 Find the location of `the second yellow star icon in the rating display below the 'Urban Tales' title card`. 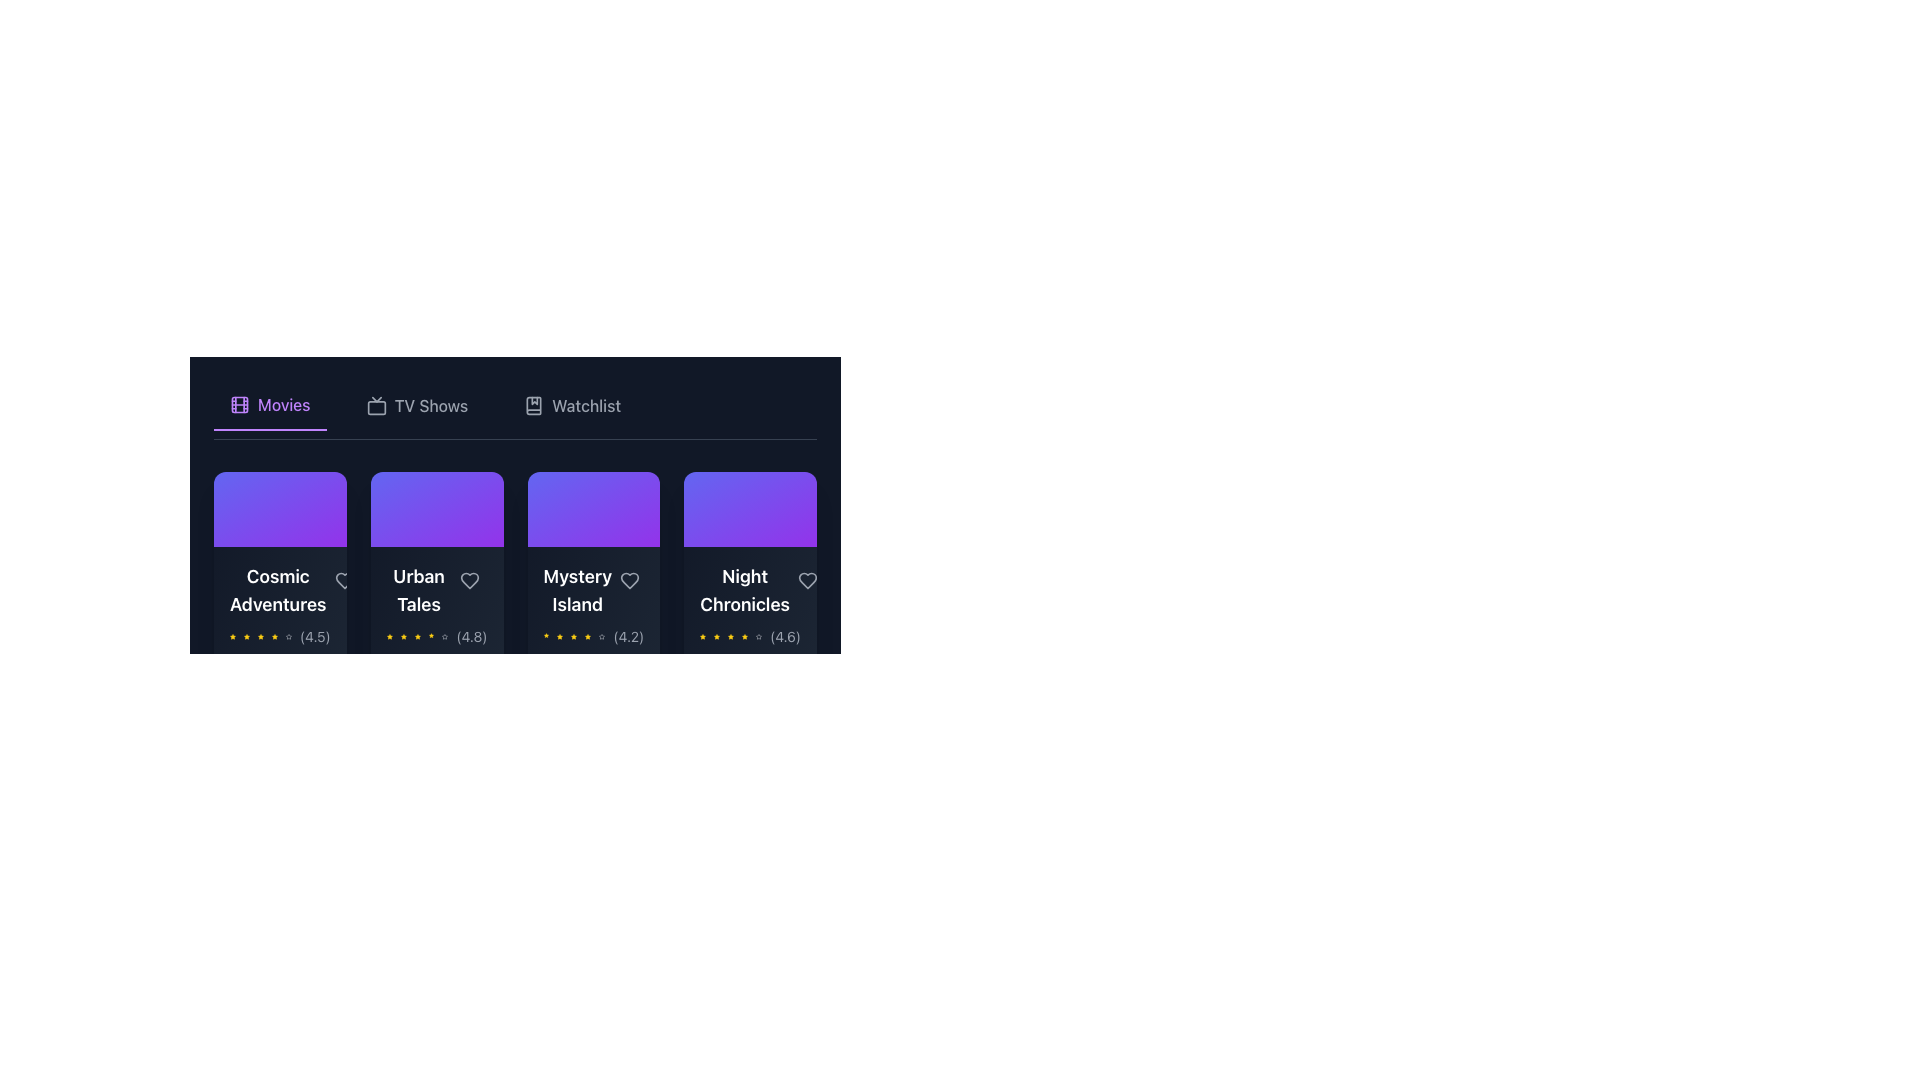

the second yellow star icon in the rating display below the 'Urban Tales' title card is located at coordinates (402, 636).